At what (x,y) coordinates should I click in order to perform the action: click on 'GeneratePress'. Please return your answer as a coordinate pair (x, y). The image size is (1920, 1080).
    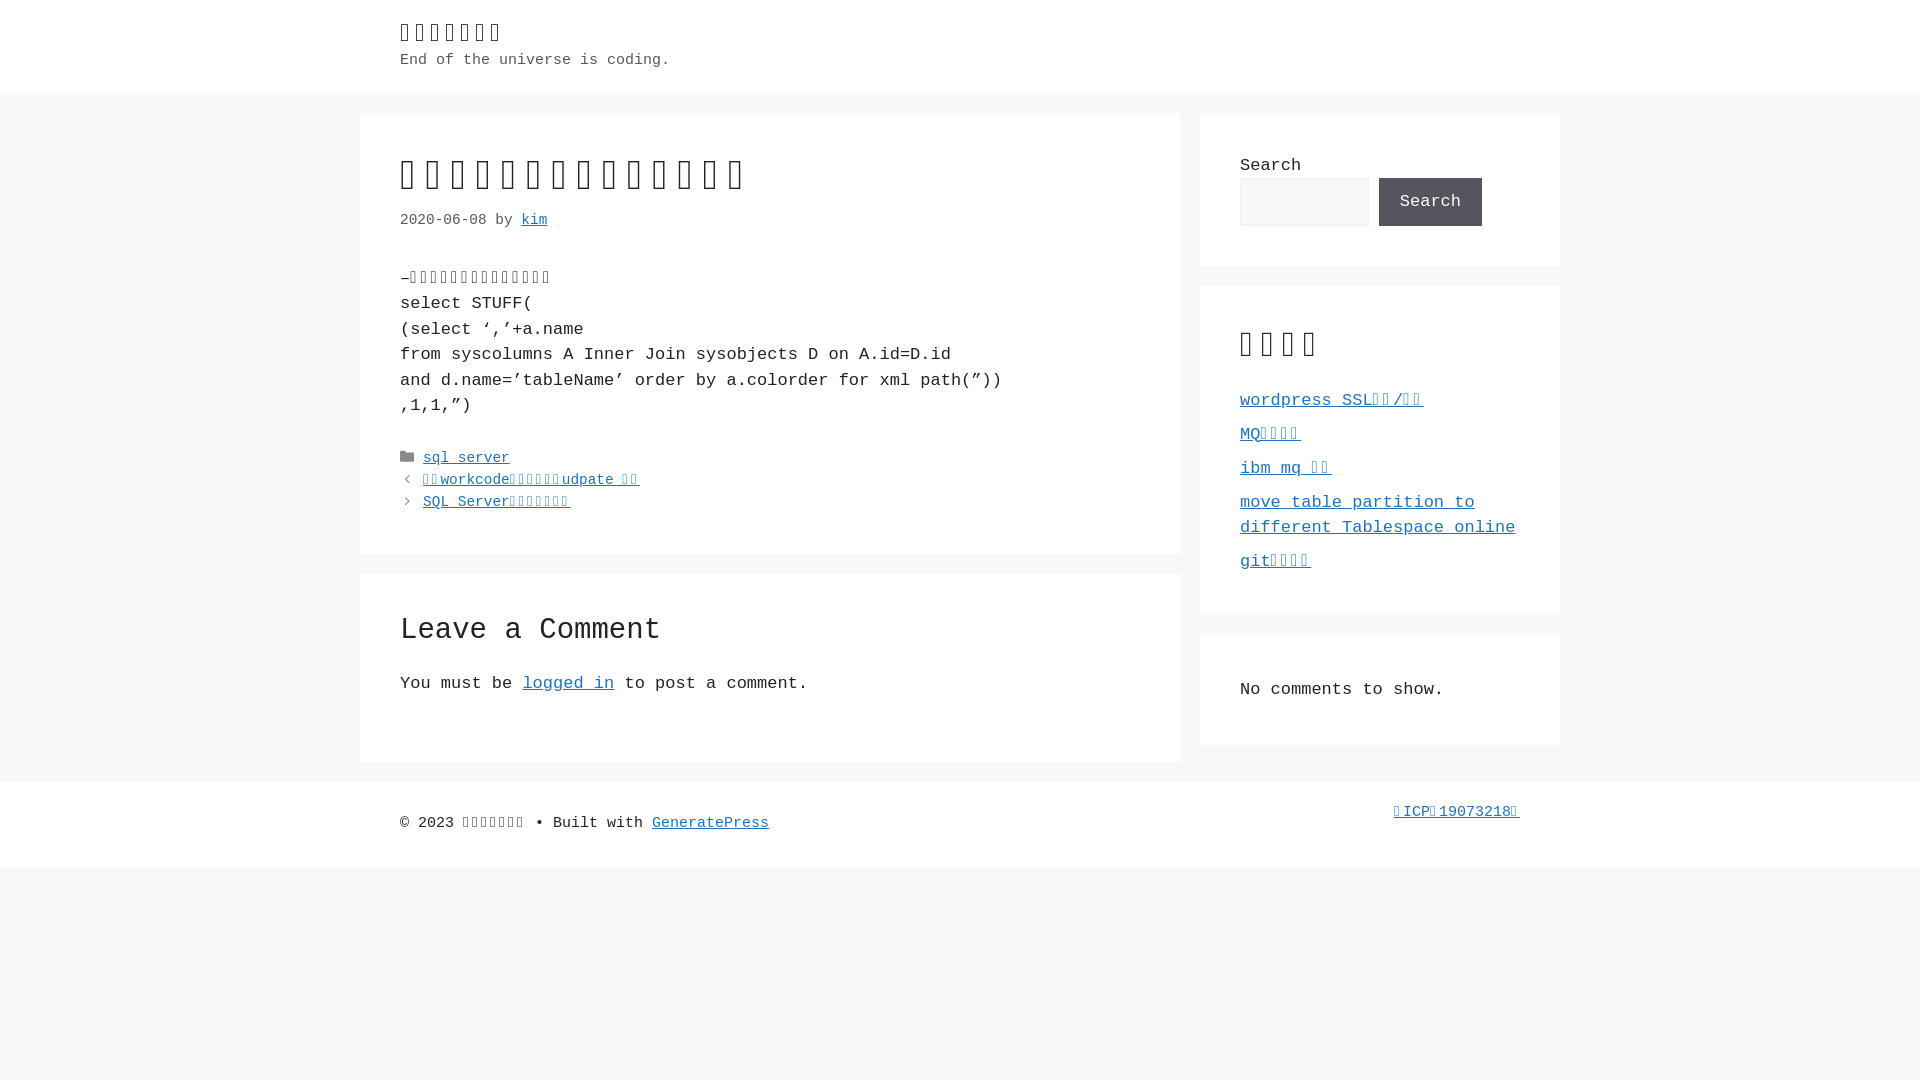
    Looking at the image, I should click on (710, 823).